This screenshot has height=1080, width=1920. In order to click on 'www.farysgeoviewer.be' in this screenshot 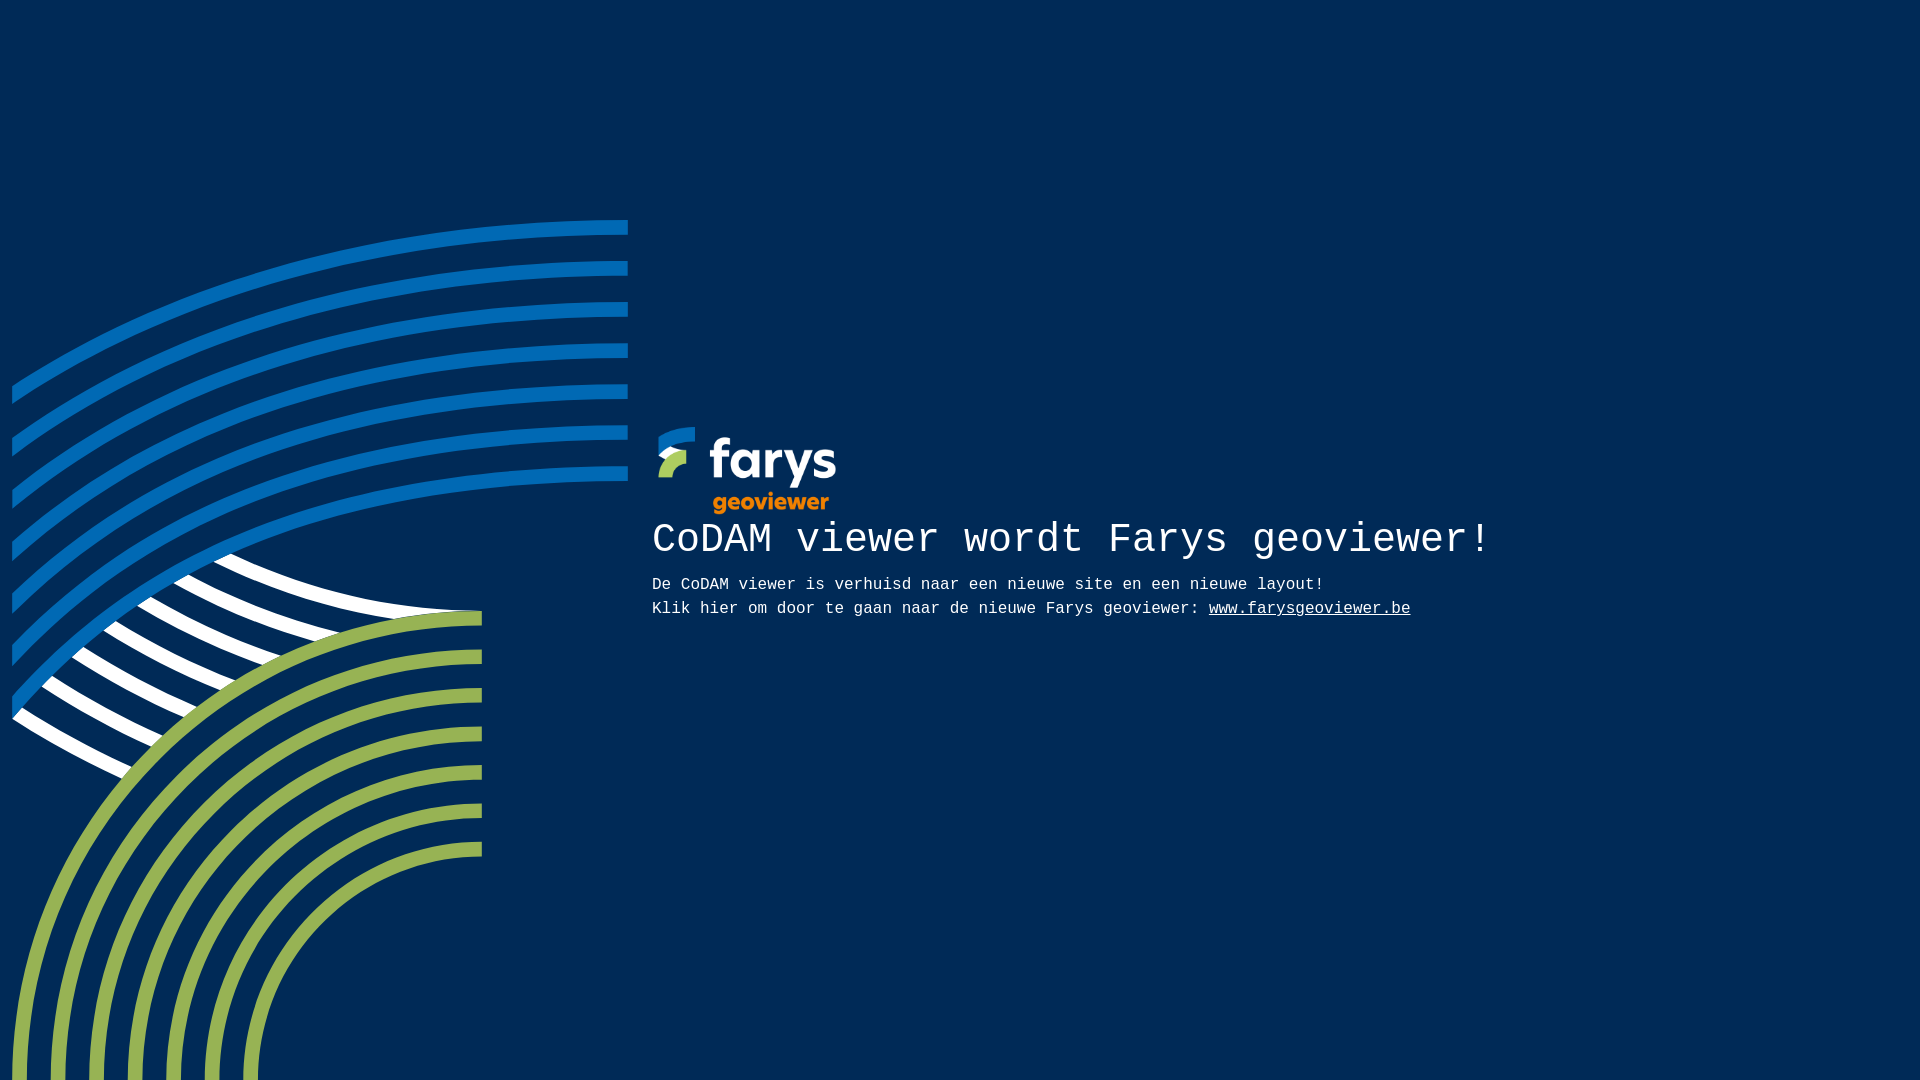, I will do `click(1310, 608)`.